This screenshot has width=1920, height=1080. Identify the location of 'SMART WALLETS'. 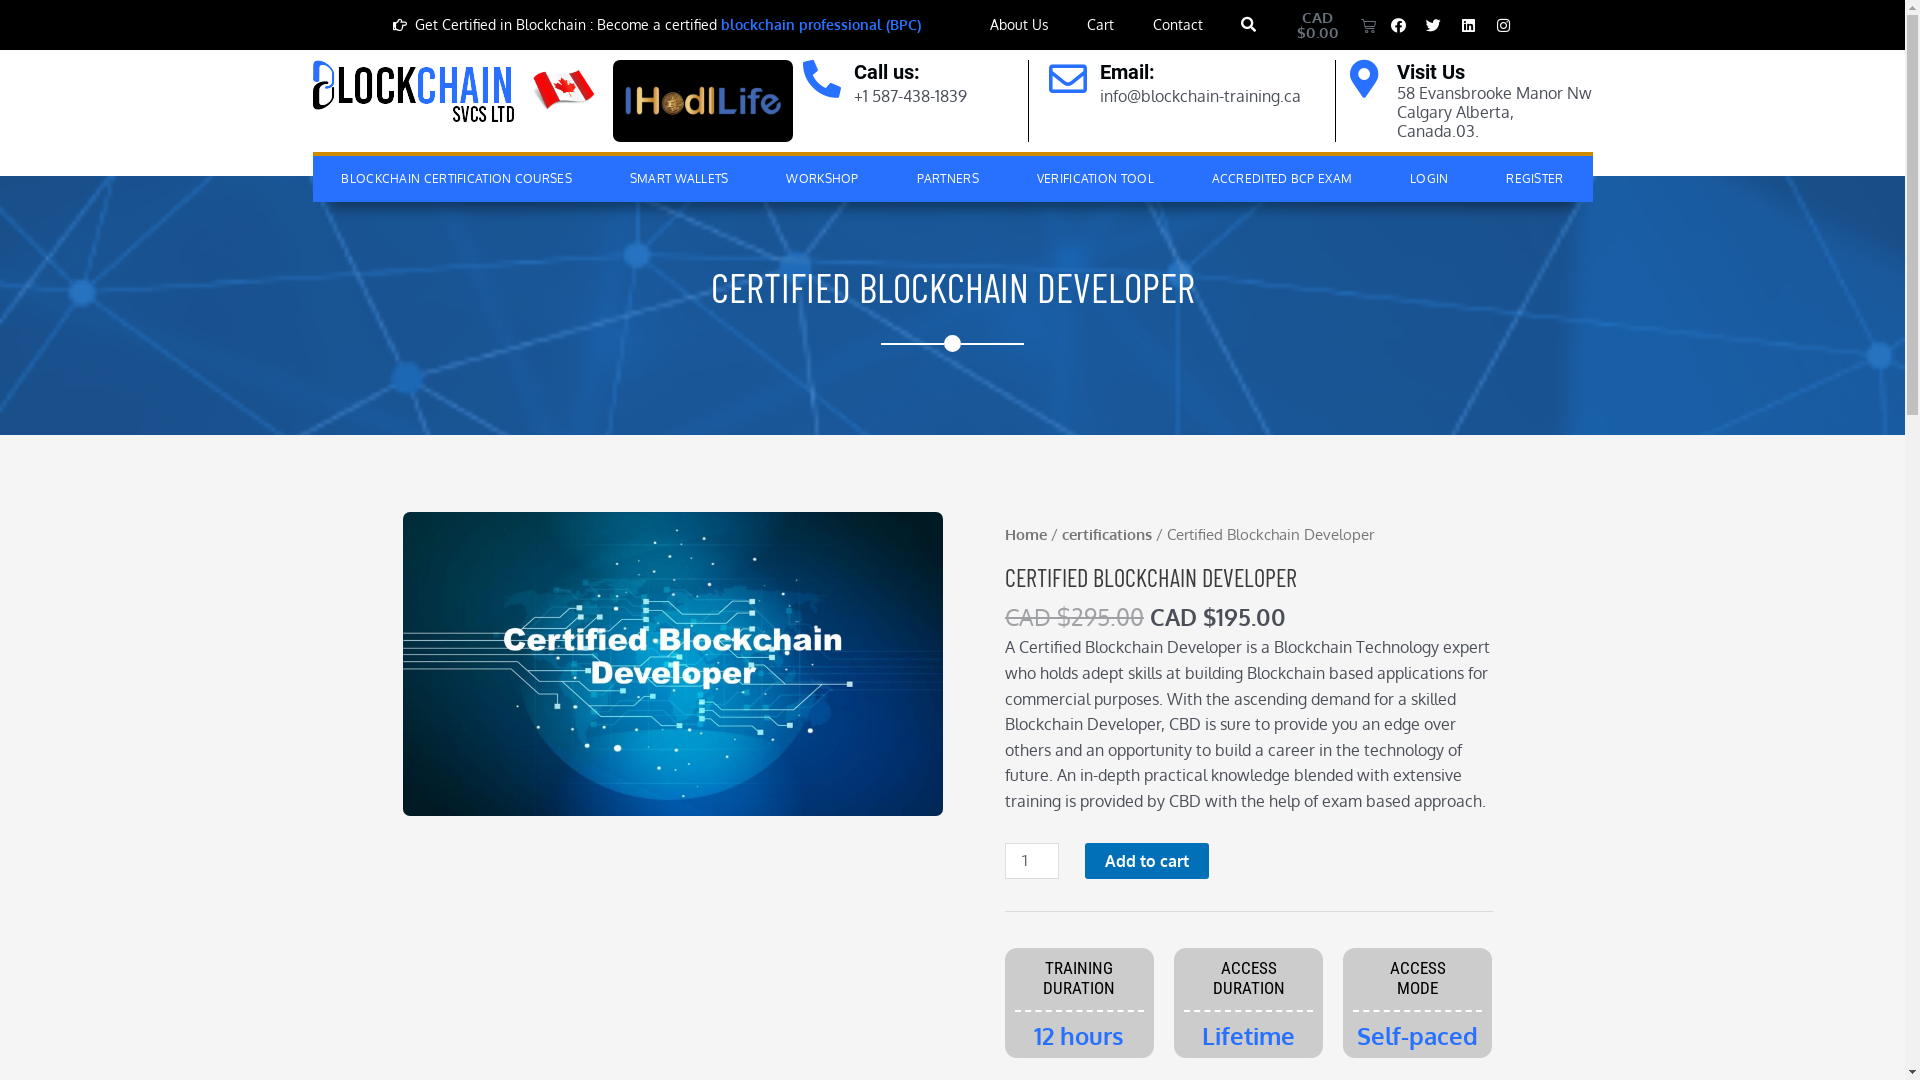
(599, 177).